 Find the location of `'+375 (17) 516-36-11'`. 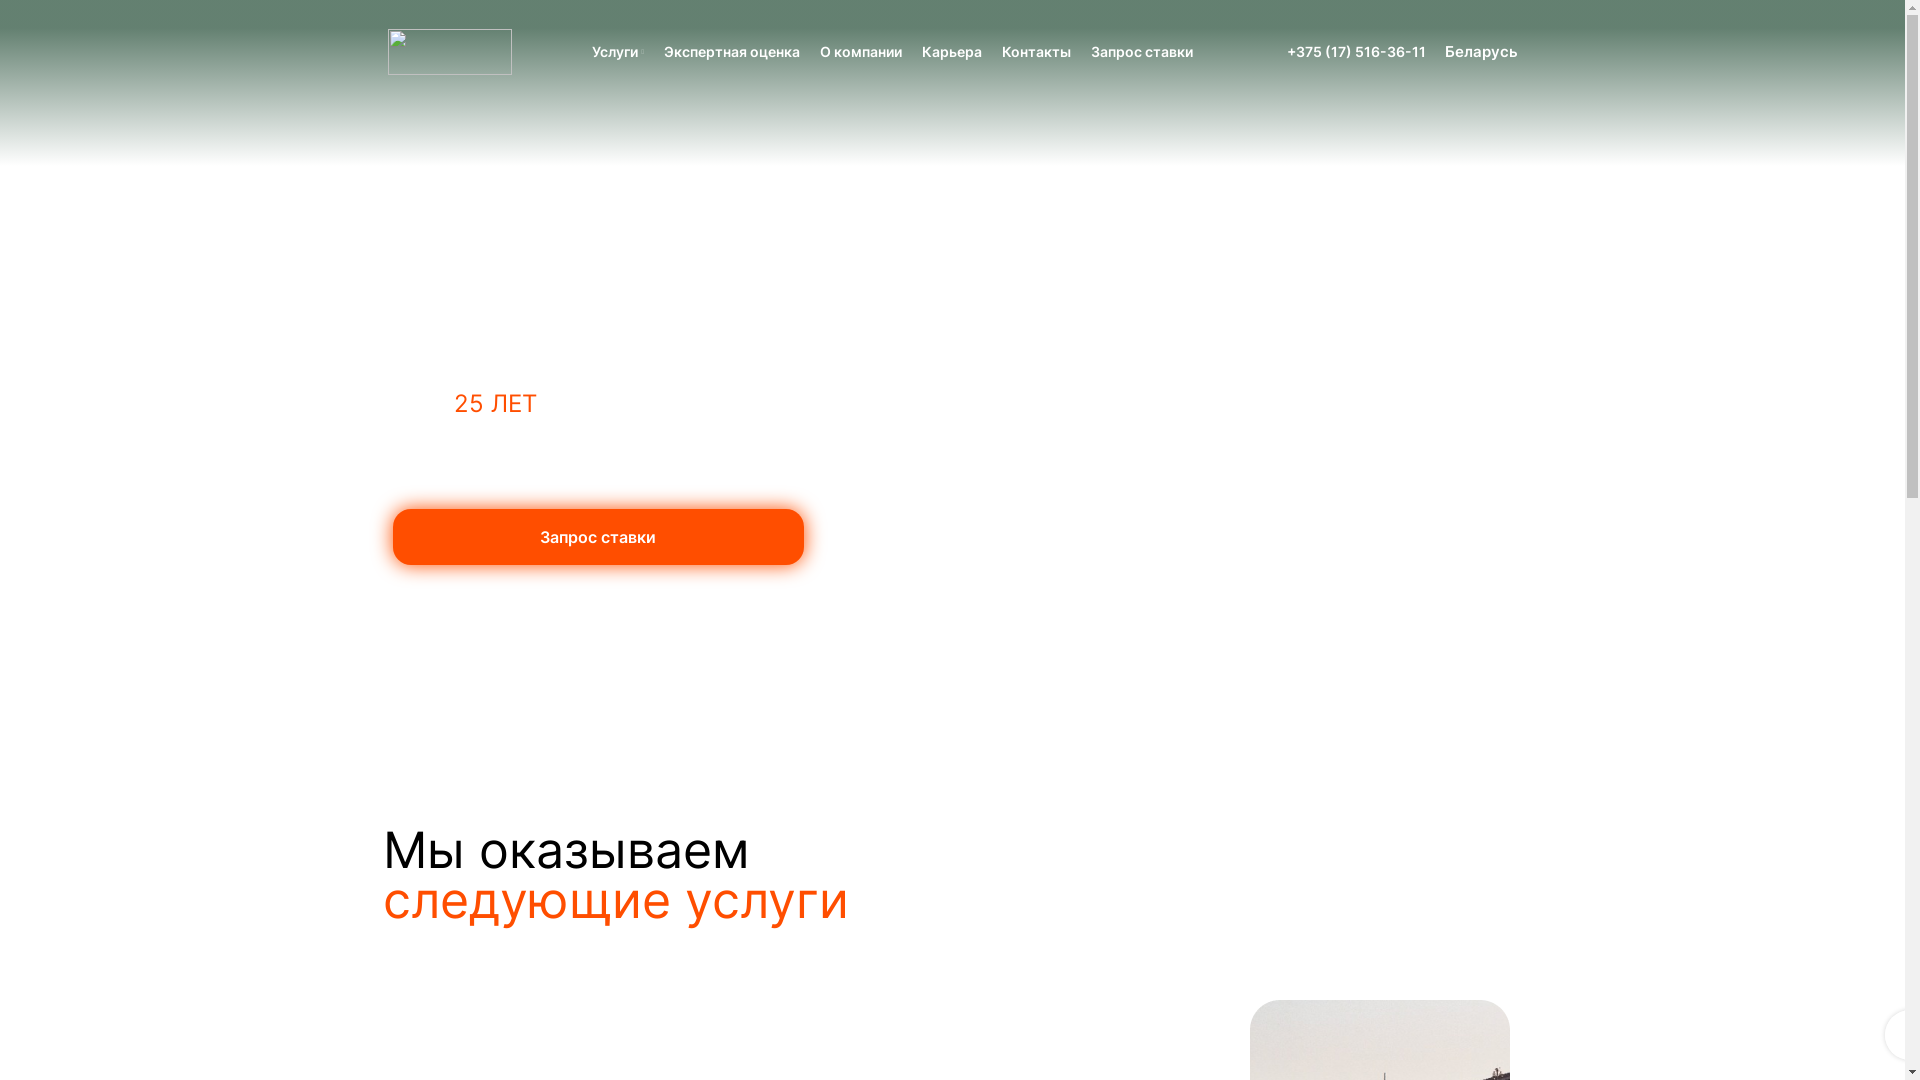

'+375 (17) 516-36-11' is located at coordinates (1355, 50).